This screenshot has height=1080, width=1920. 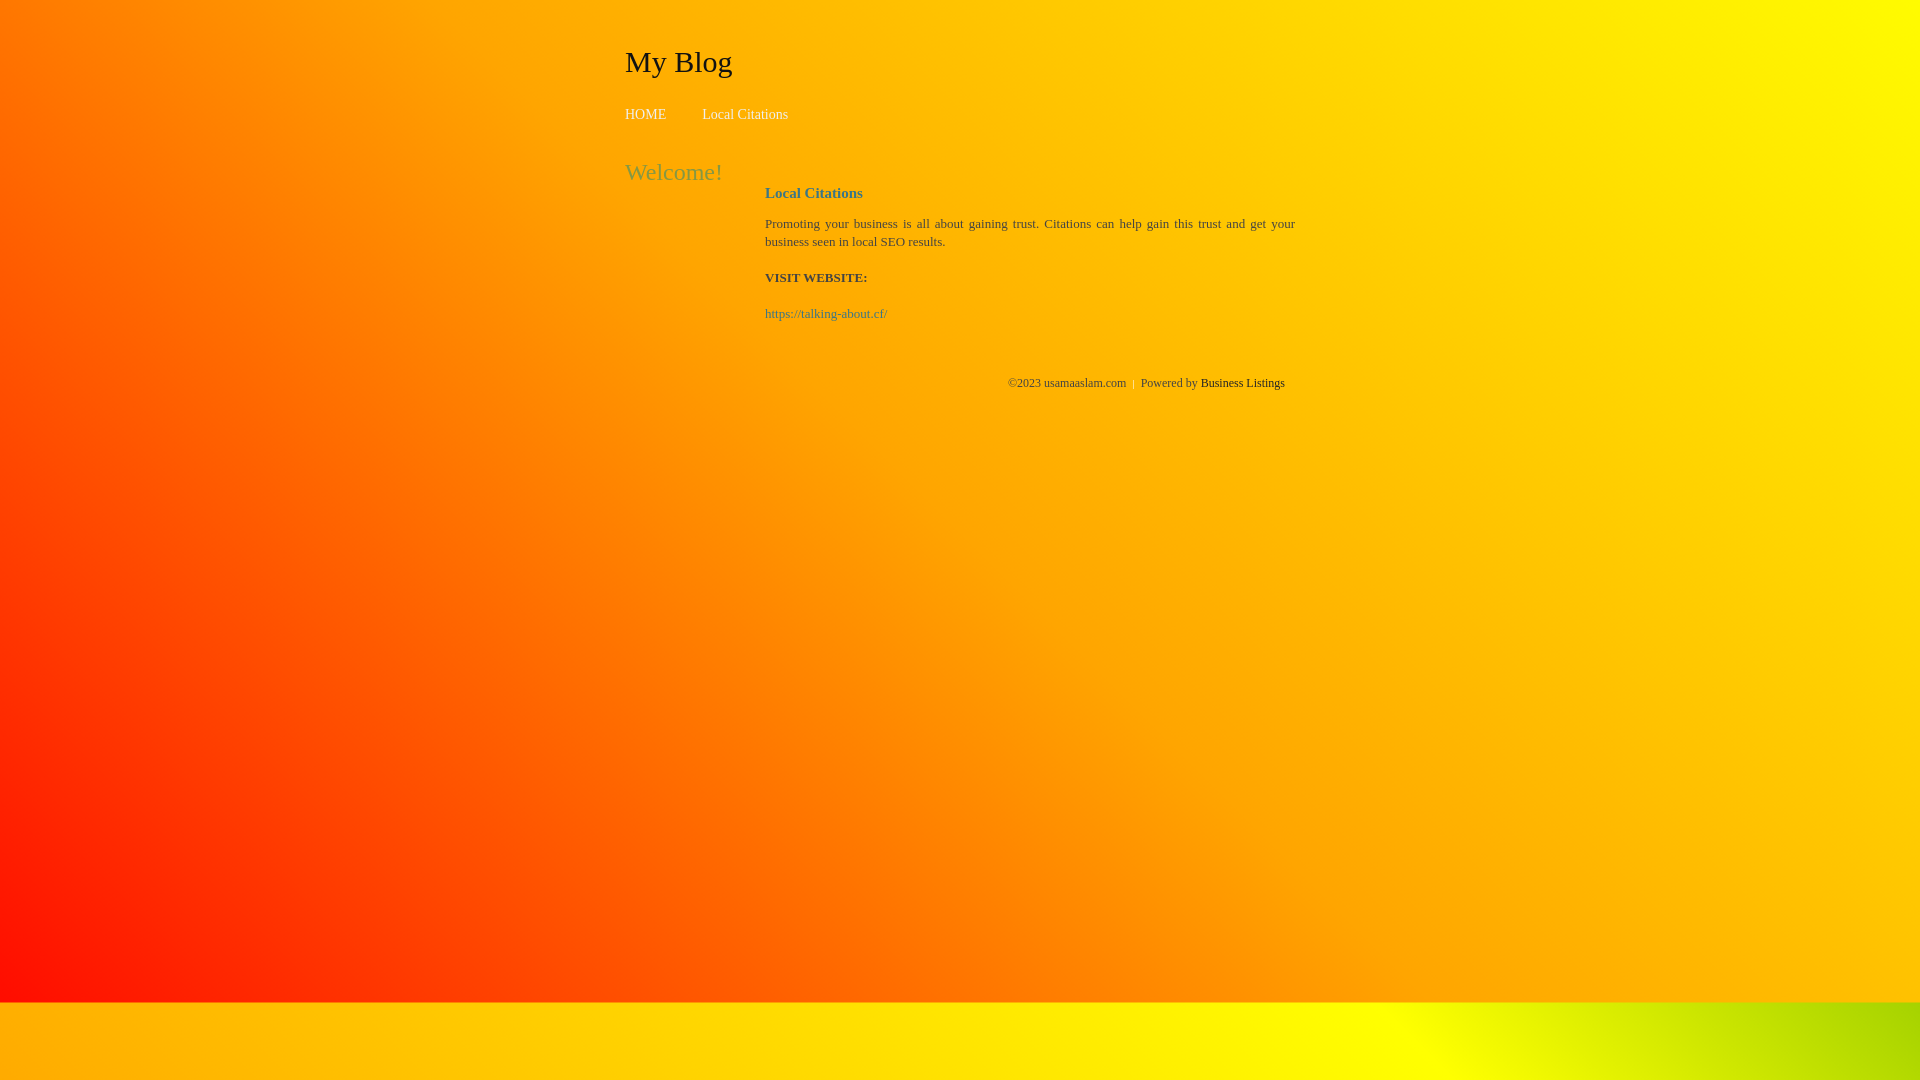 What do you see at coordinates (1242, 382) in the screenshot?
I see `'Business Listings'` at bounding box center [1242, 382].